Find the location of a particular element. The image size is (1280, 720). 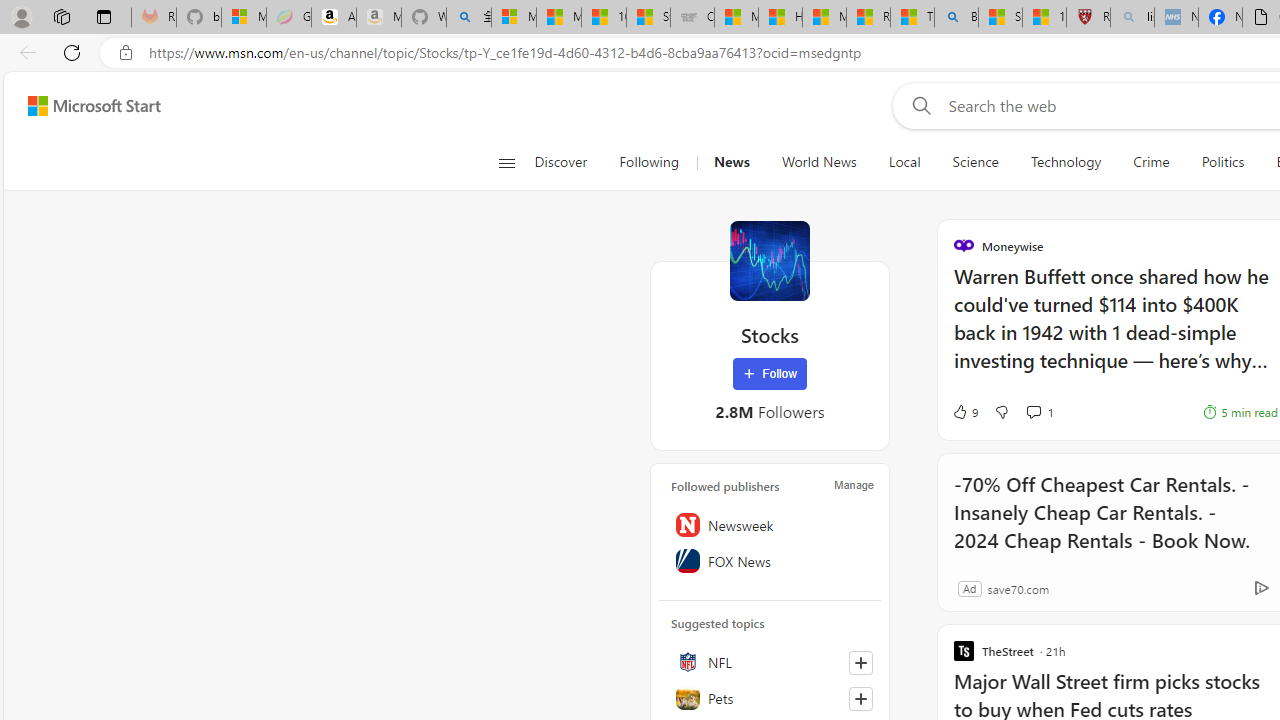

'Microsoft account | Privacy' is located at coordinates (513, 17).